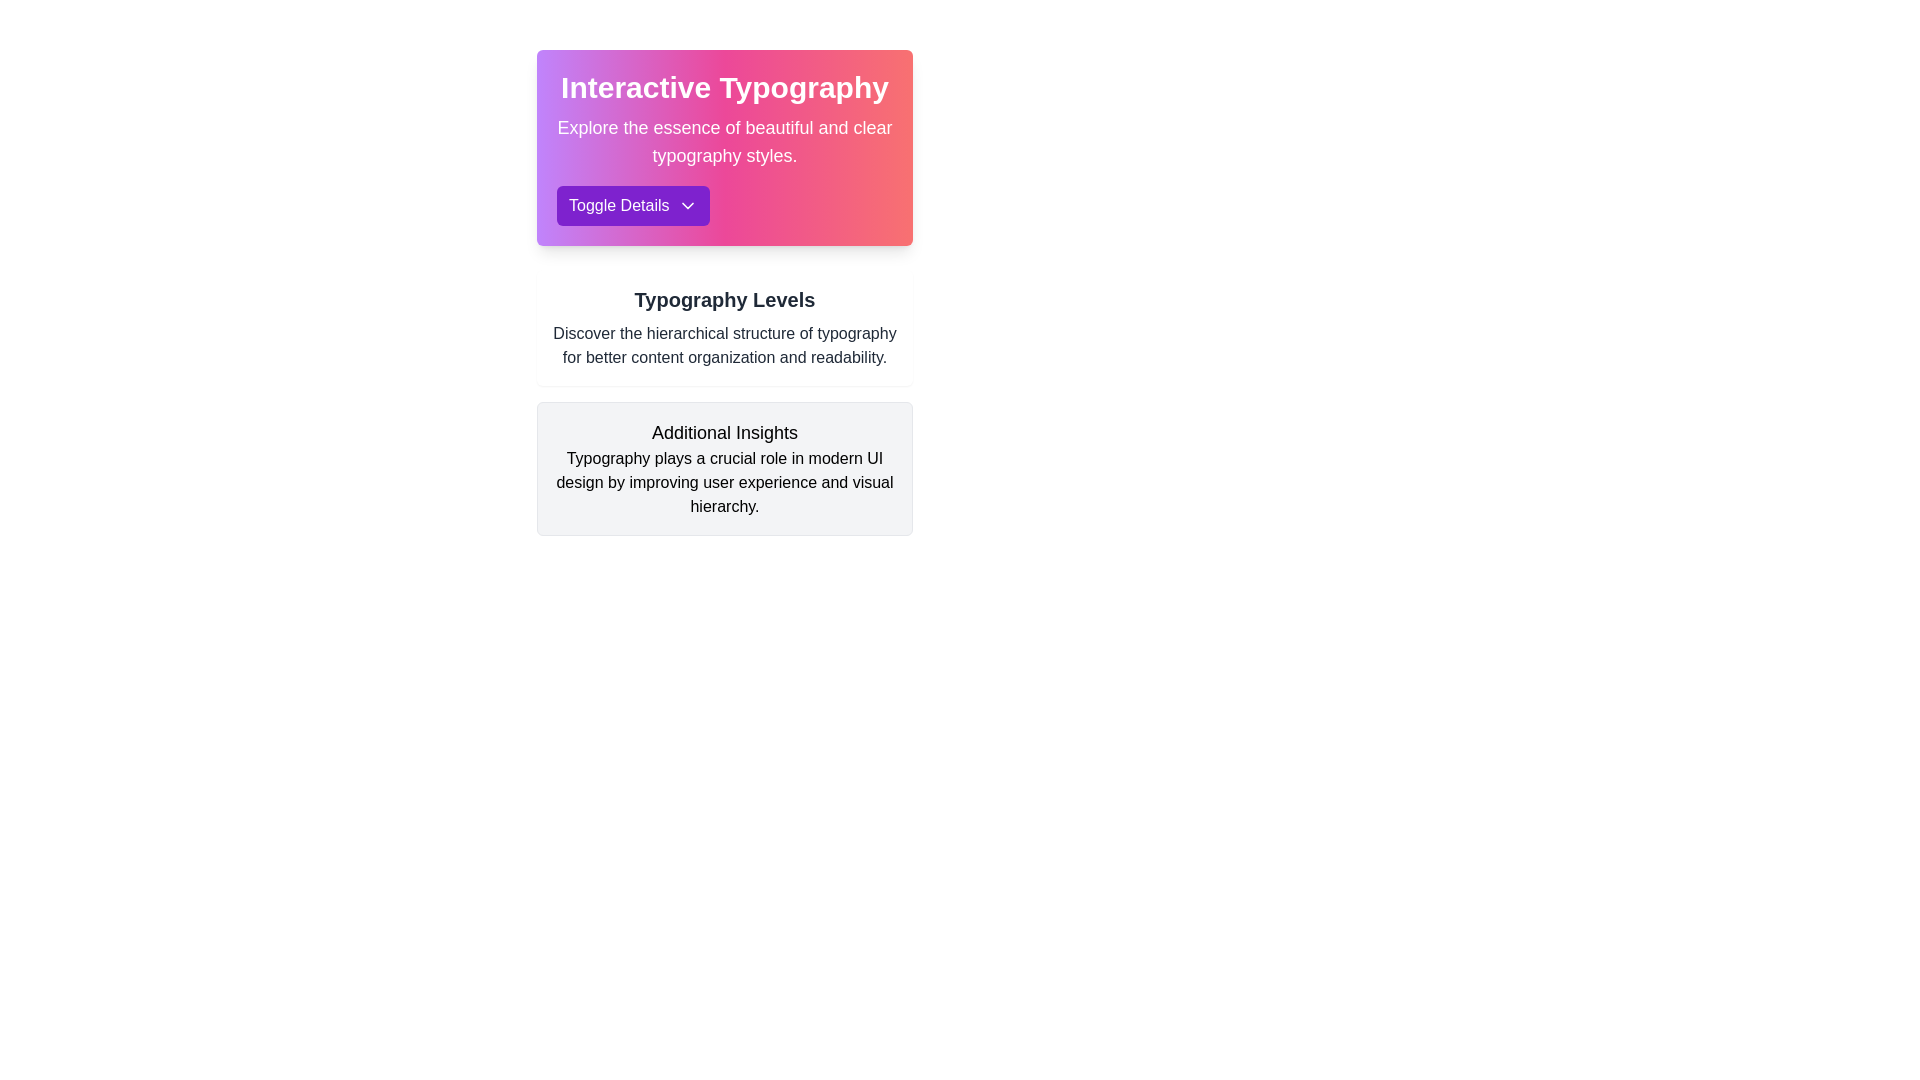 The height and width of the screenshot is (1080, 1920). Describe the element at coordinates (687, 205) in the screenshot. I see `the chevron icon located to the immediate right of the 'Toggle Details' text within the purple button` at that location.